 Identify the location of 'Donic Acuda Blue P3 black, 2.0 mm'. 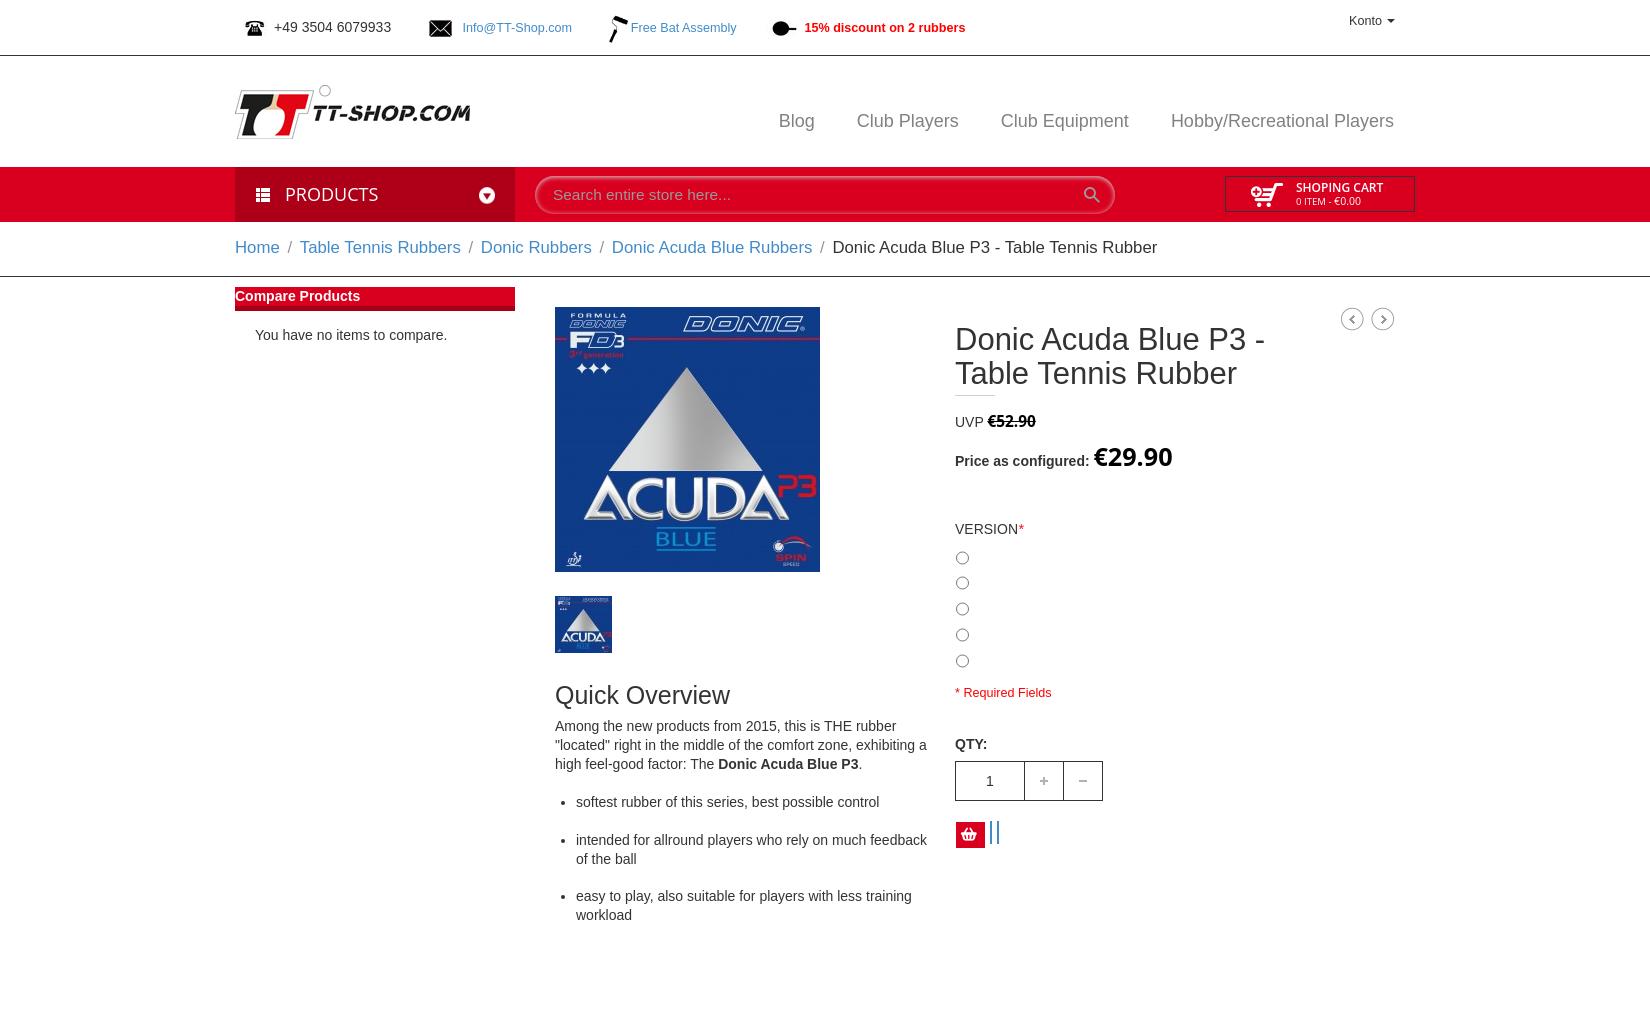
(1067, 554).